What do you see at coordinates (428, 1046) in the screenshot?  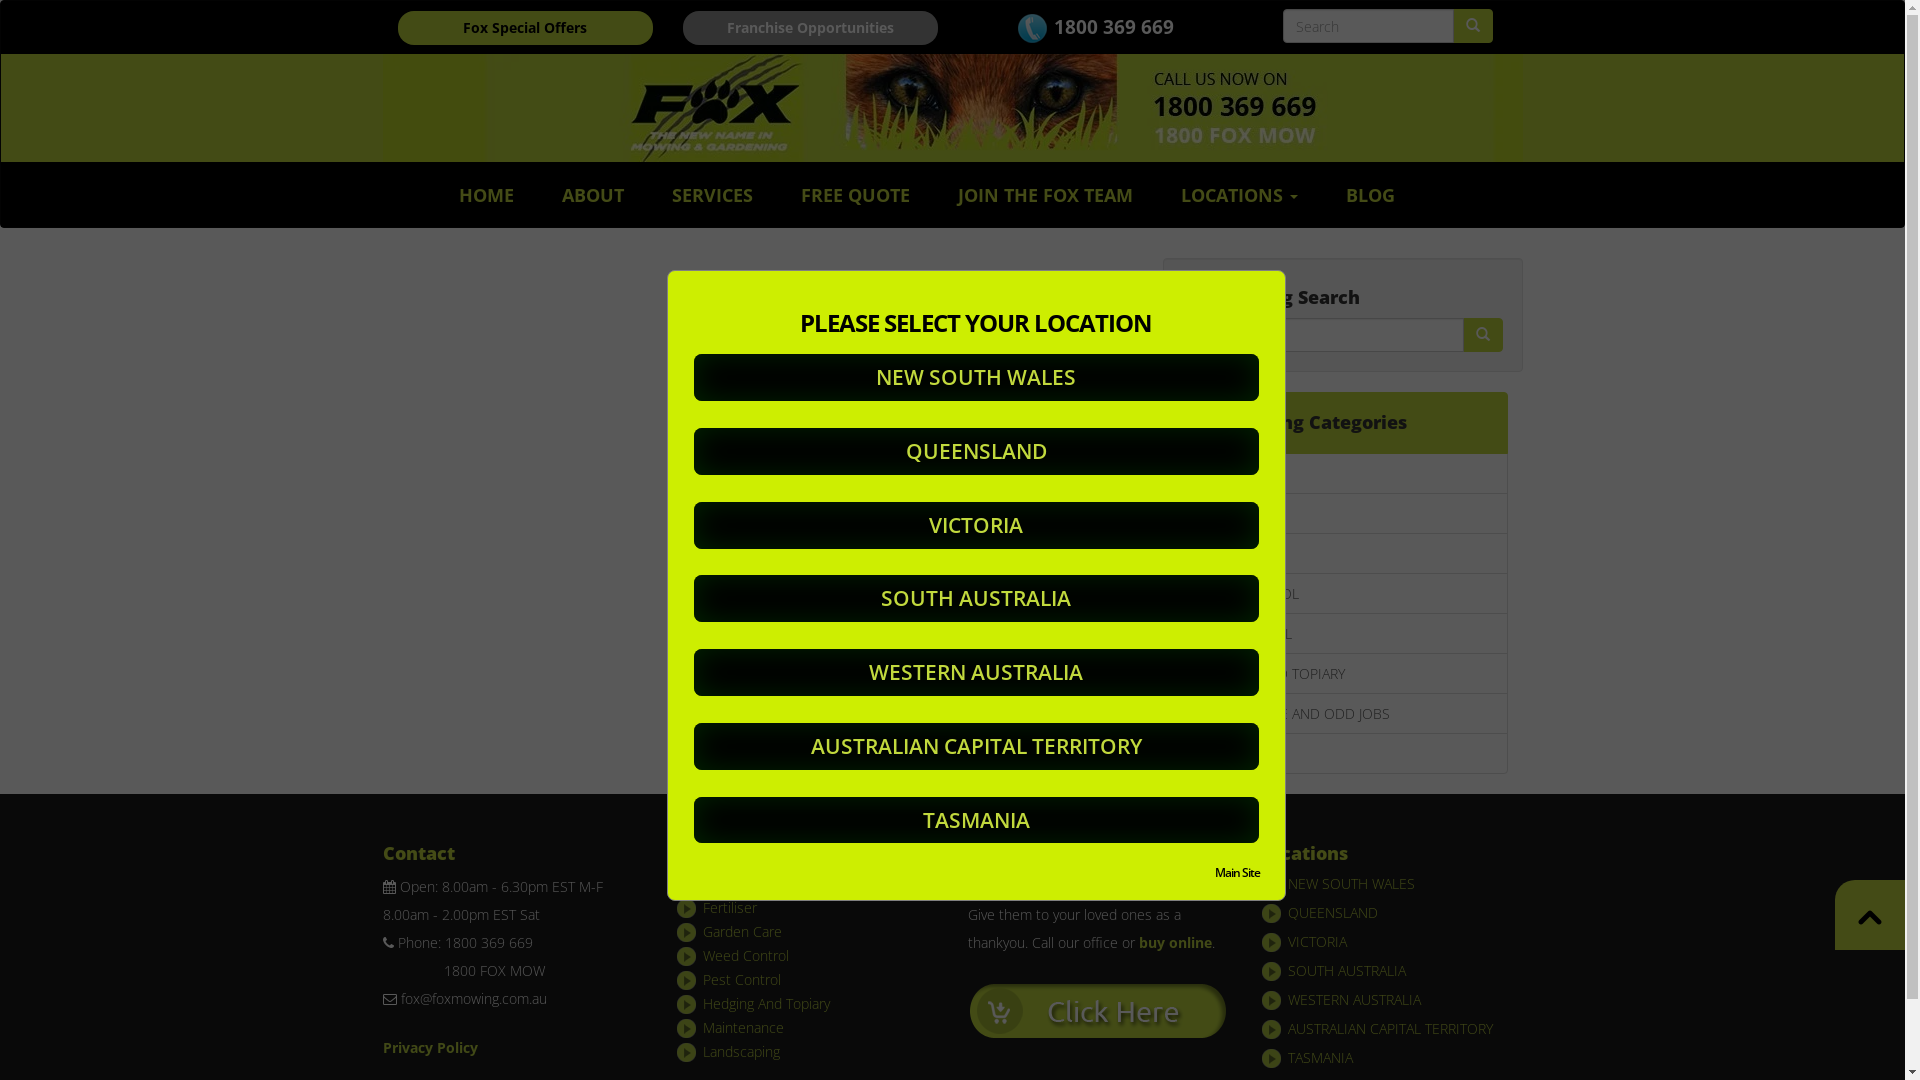 I see `'Privacy Policy'` at bounding box center [428, 1046].